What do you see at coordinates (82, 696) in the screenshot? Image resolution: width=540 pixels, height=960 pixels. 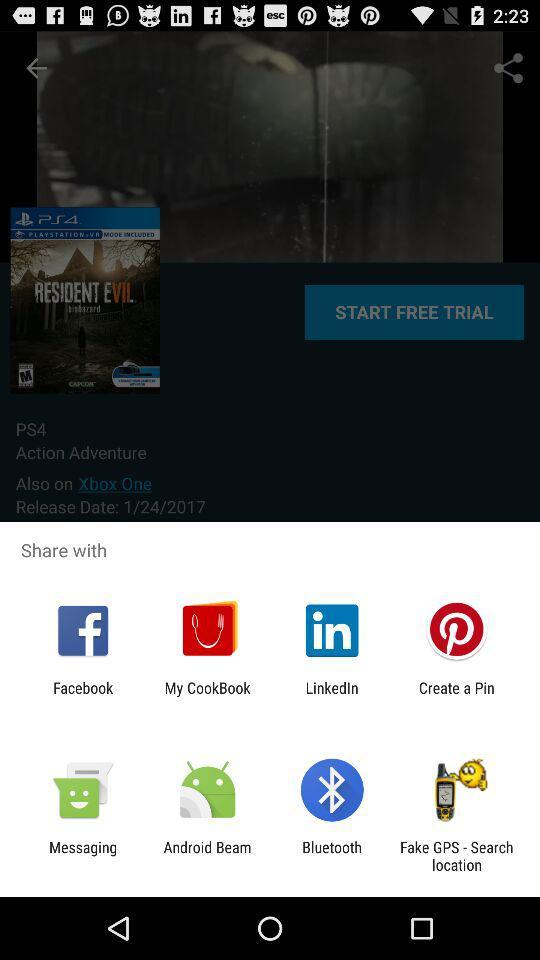 I see `the item next to the my cookbook icon` at bounding box center [82, 696].